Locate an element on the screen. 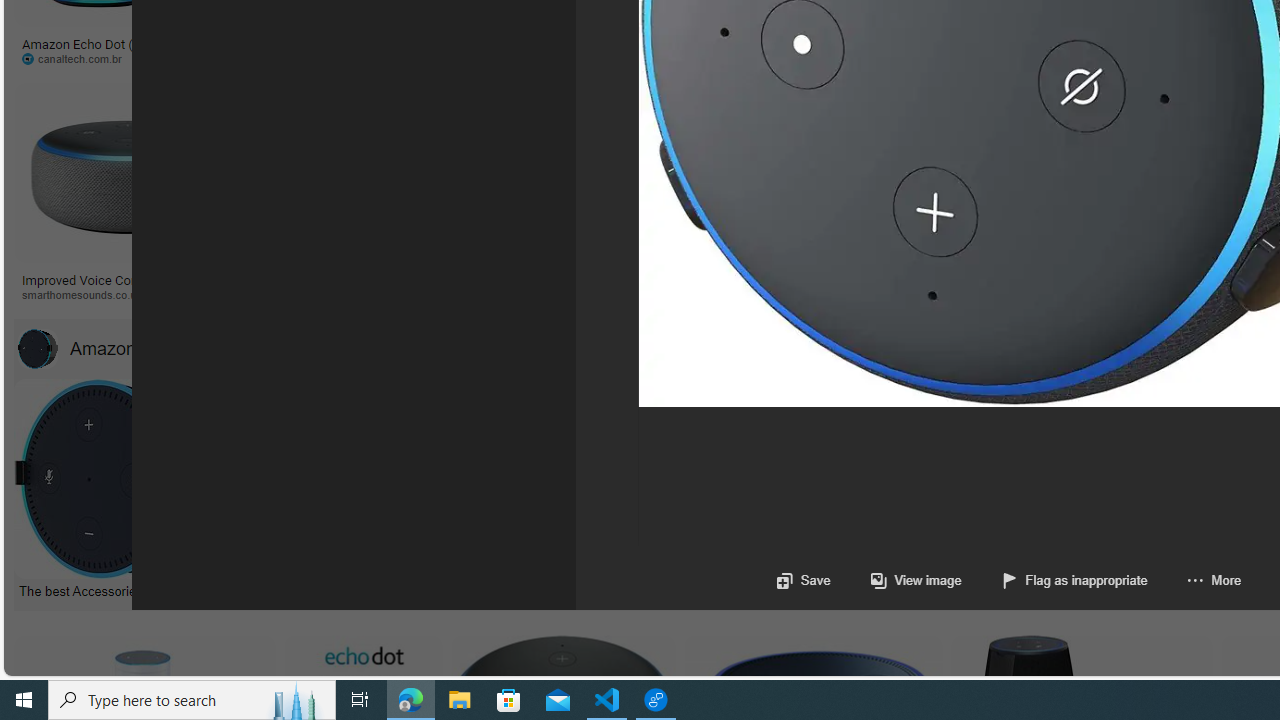  'Improved Voice Control with Sonos & Alexa Echo devices' is located at coordinates (127, 286).